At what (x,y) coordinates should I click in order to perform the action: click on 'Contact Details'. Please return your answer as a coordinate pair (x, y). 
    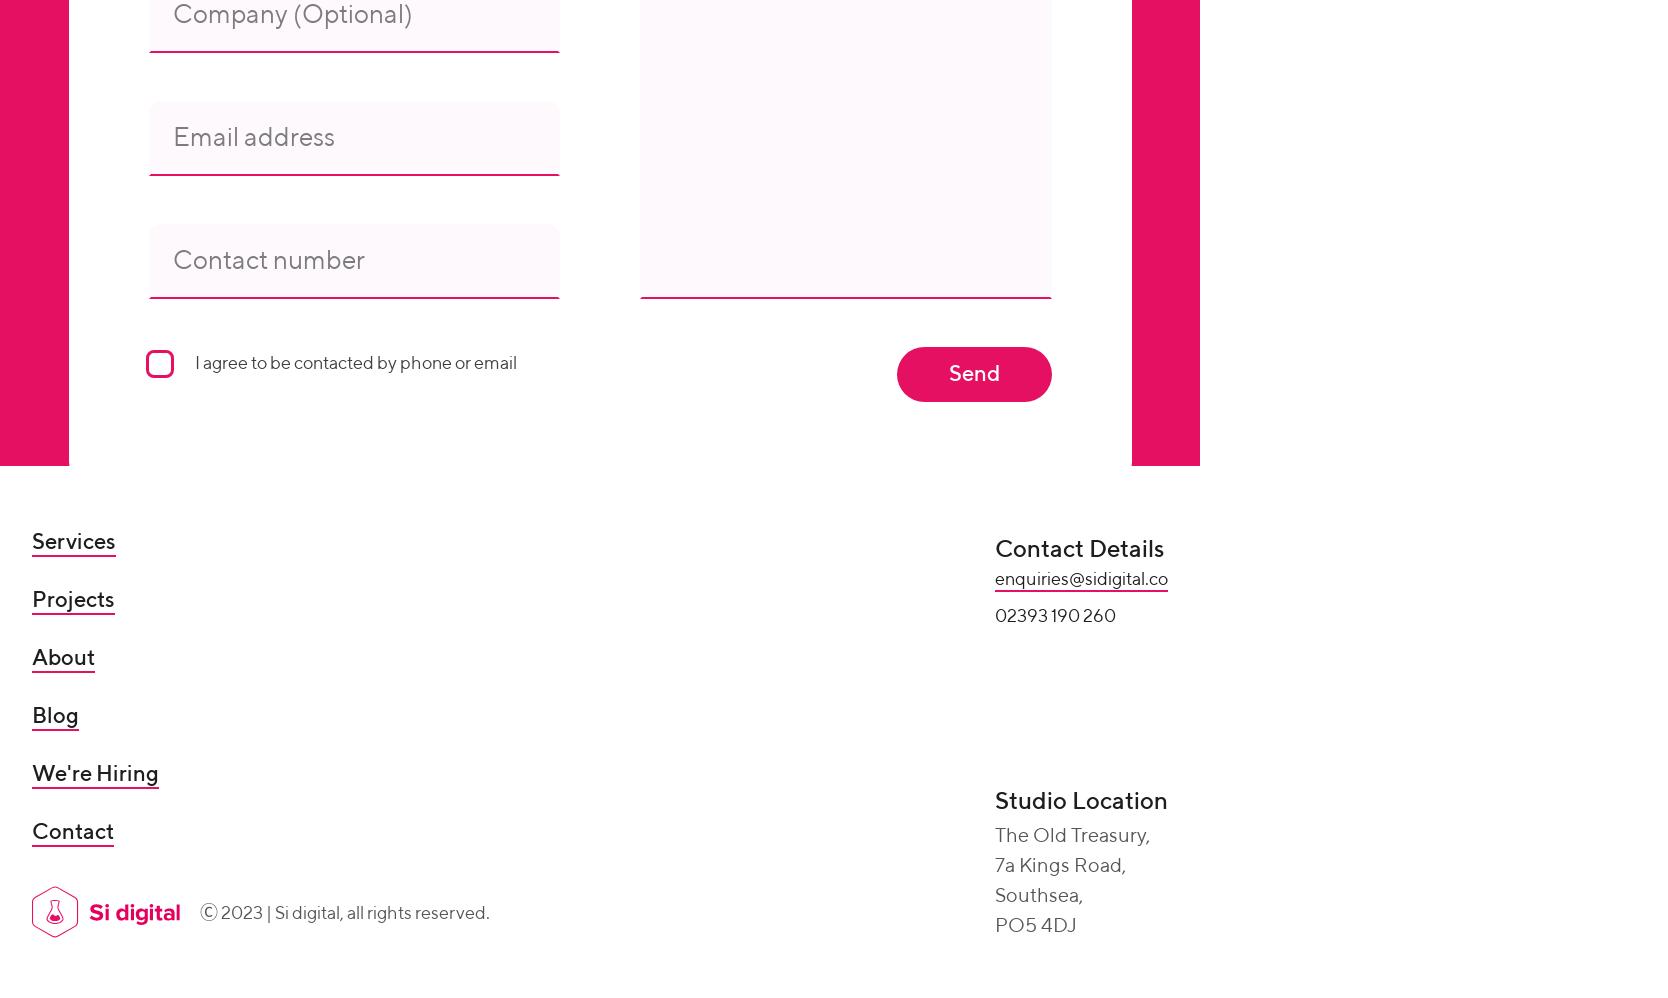
    Looking at the image, I should click on (994, 549).